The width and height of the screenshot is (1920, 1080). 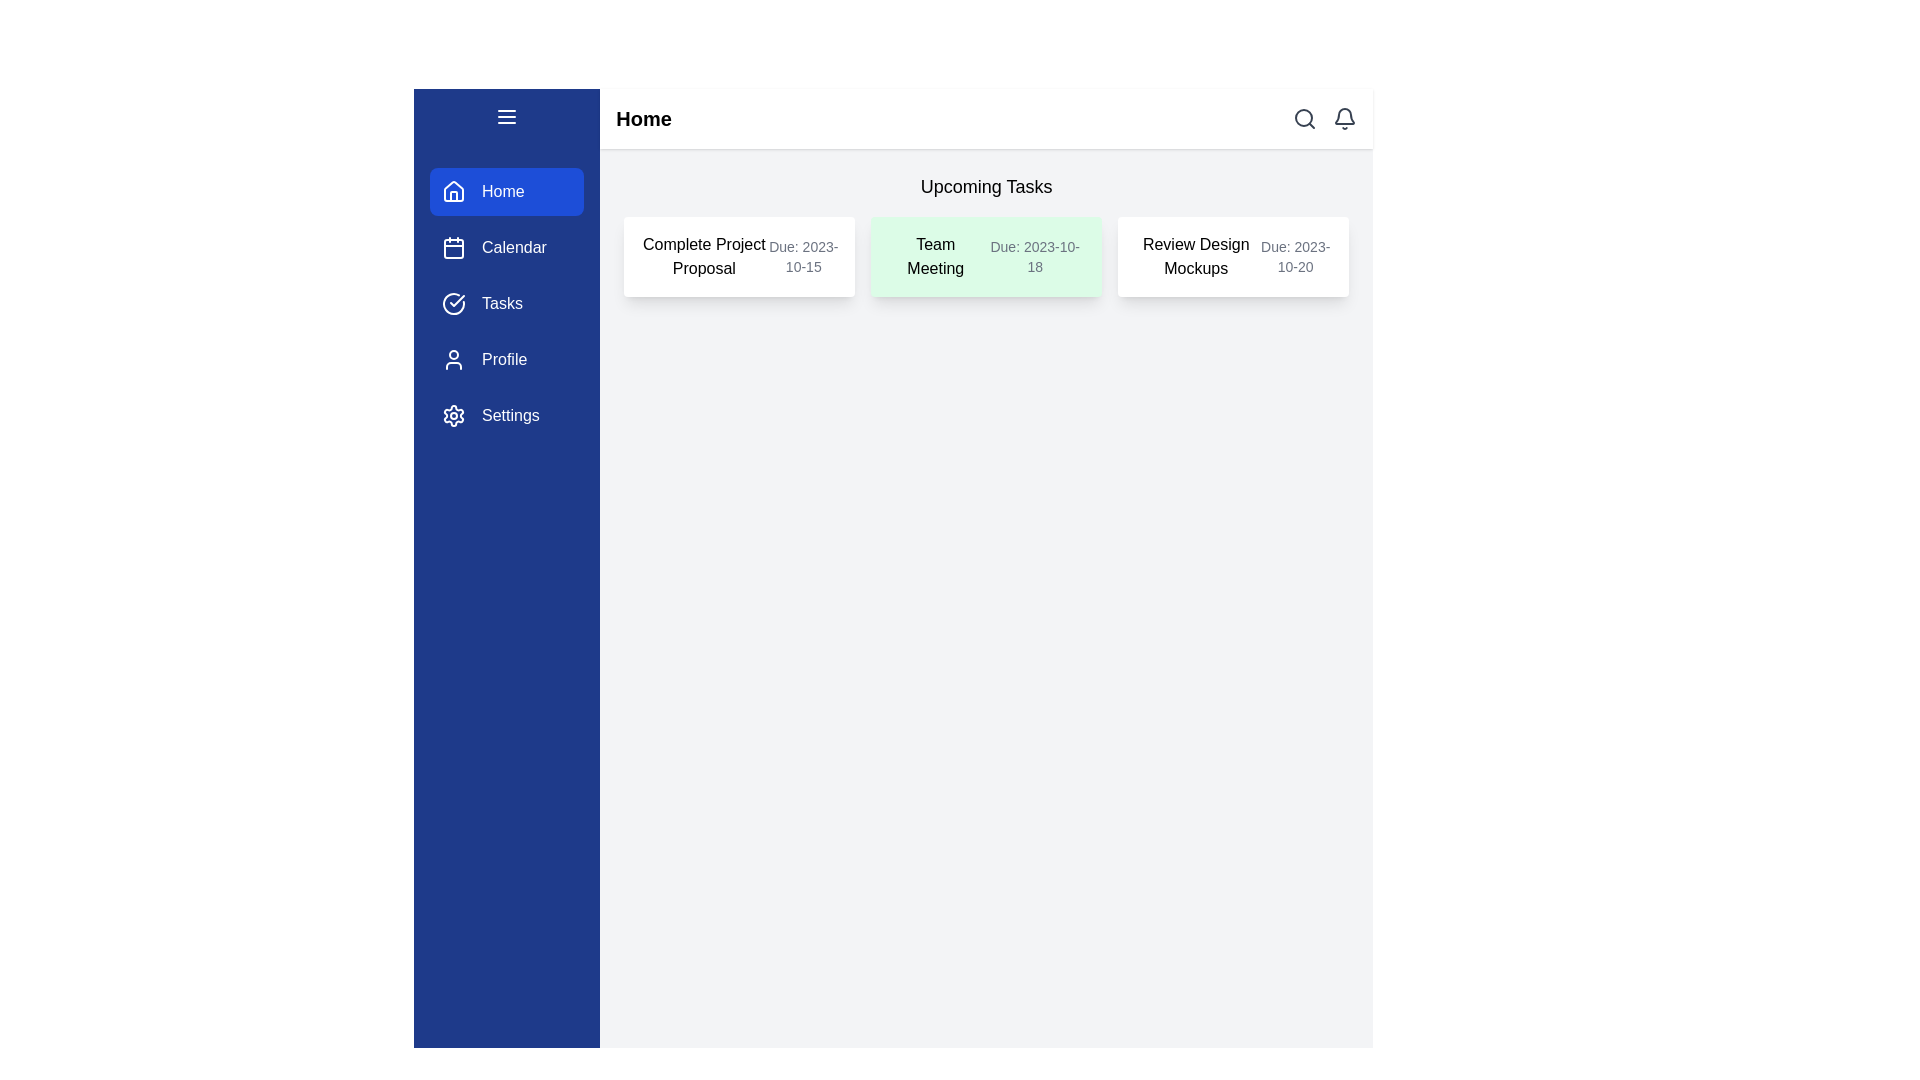 What do you see at coordinates (504, 358) in the screenshot?
I see `the 'Profile' text label, which is styled in white sans-serif text and located in the sidebar menu, positioned between the 'Tasks' and 'Settings' menu items` at bounding box center [504, 358].